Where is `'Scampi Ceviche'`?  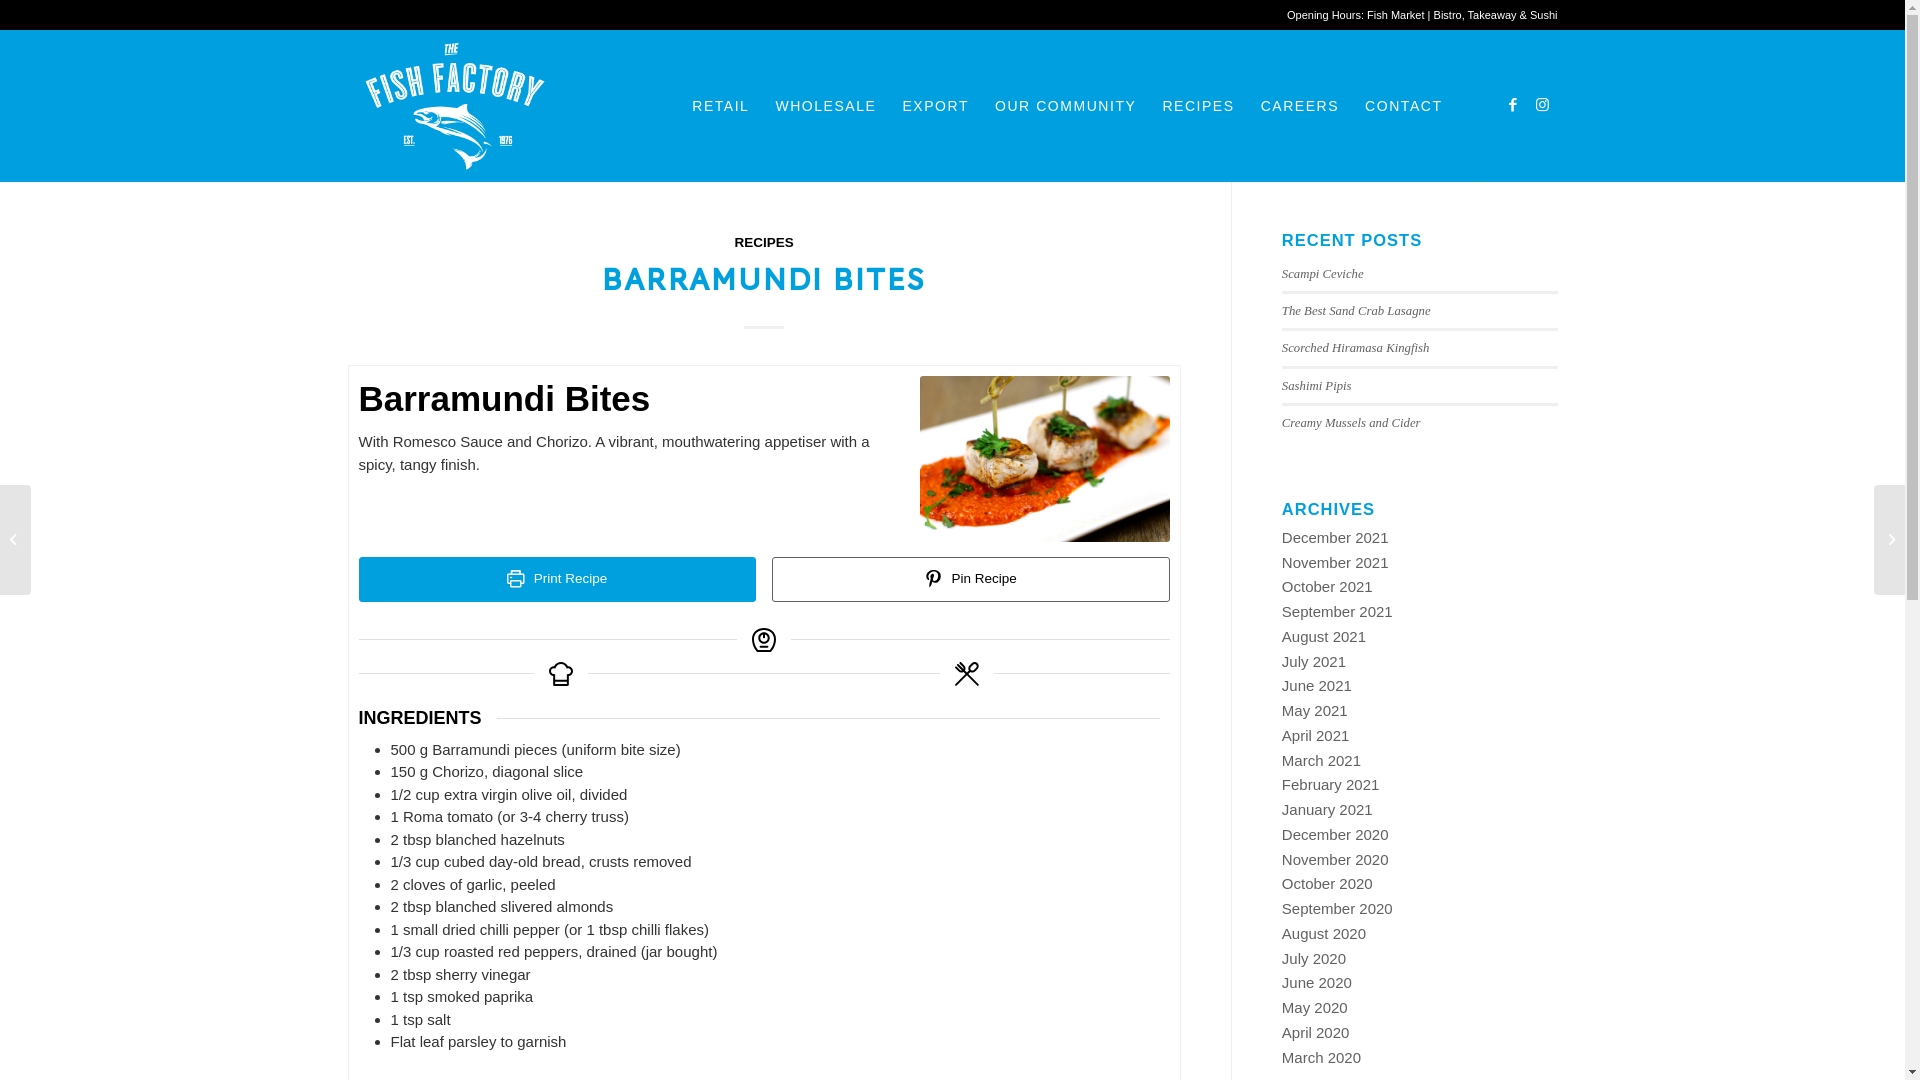 'Scampi Ceviche' is located at coordinates (1281, 273).